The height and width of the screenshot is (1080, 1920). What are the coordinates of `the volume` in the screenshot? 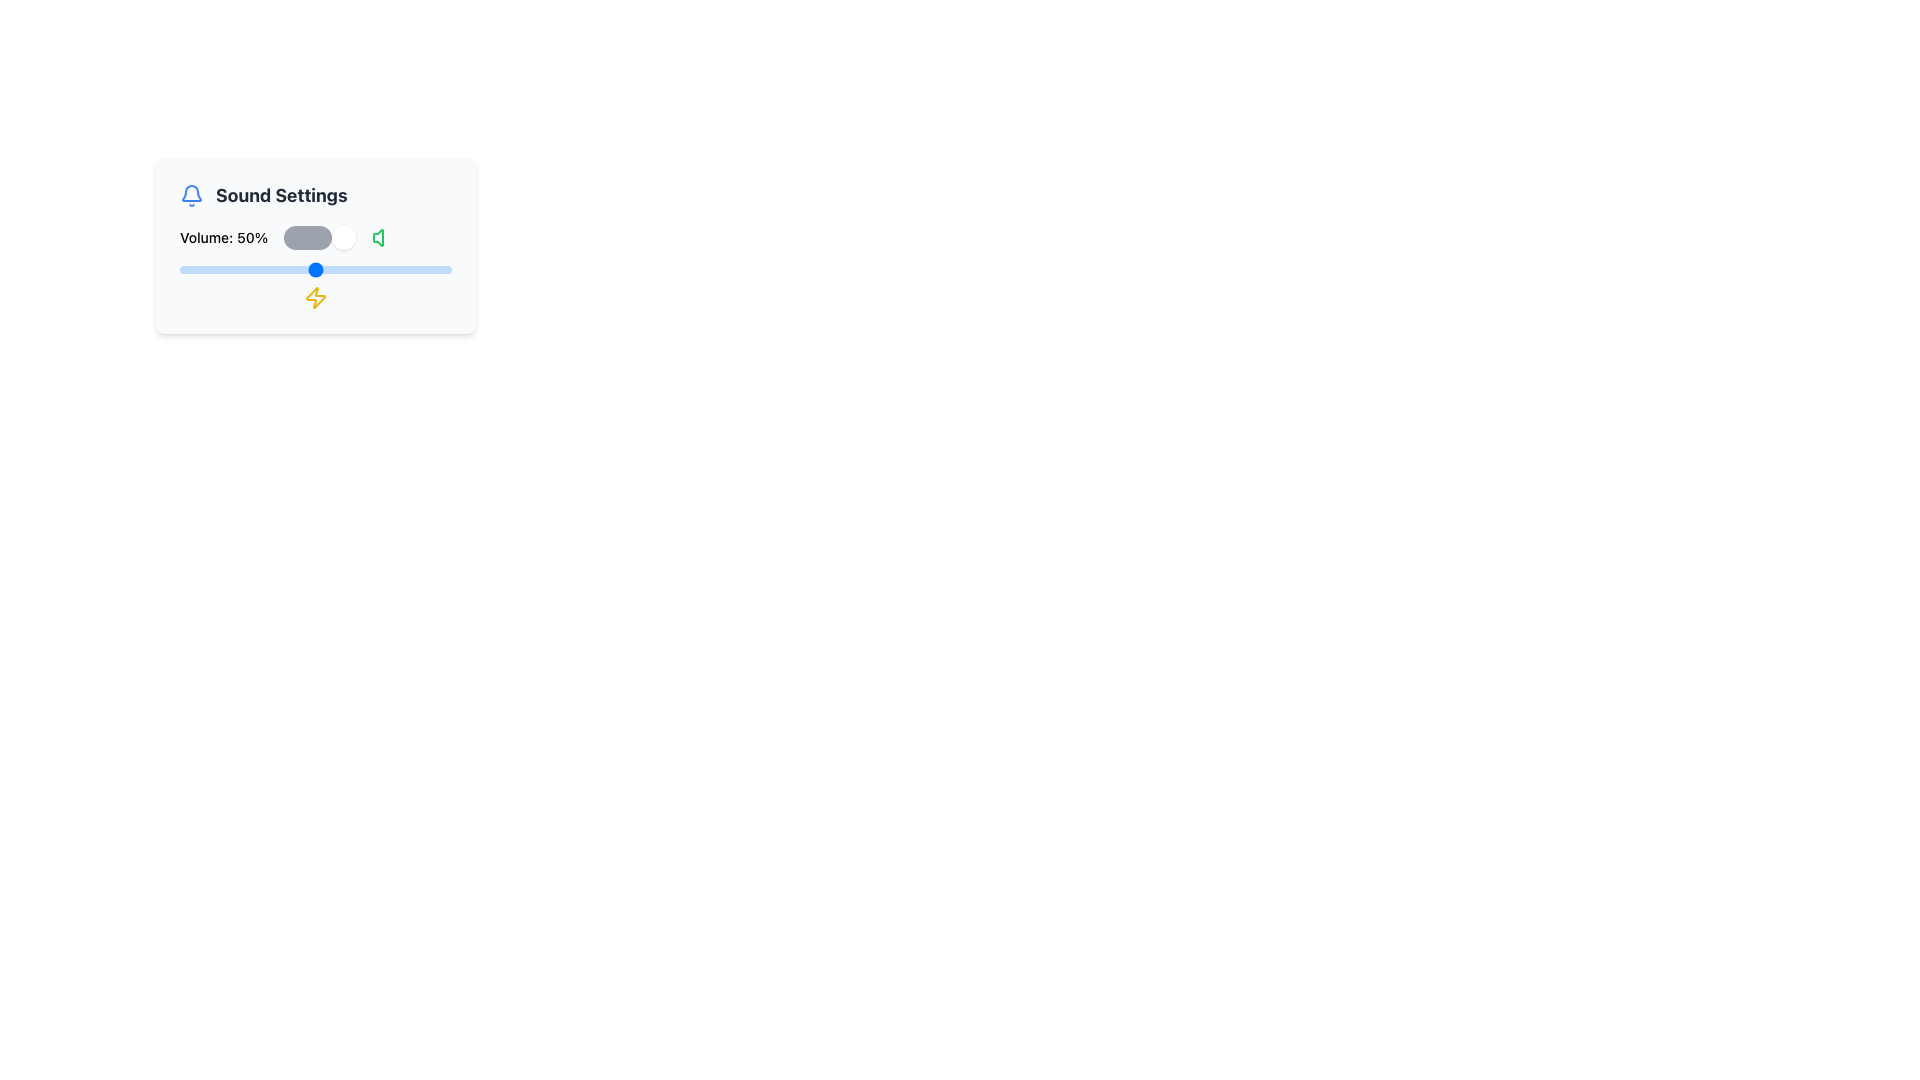 It's located at (274, 270).